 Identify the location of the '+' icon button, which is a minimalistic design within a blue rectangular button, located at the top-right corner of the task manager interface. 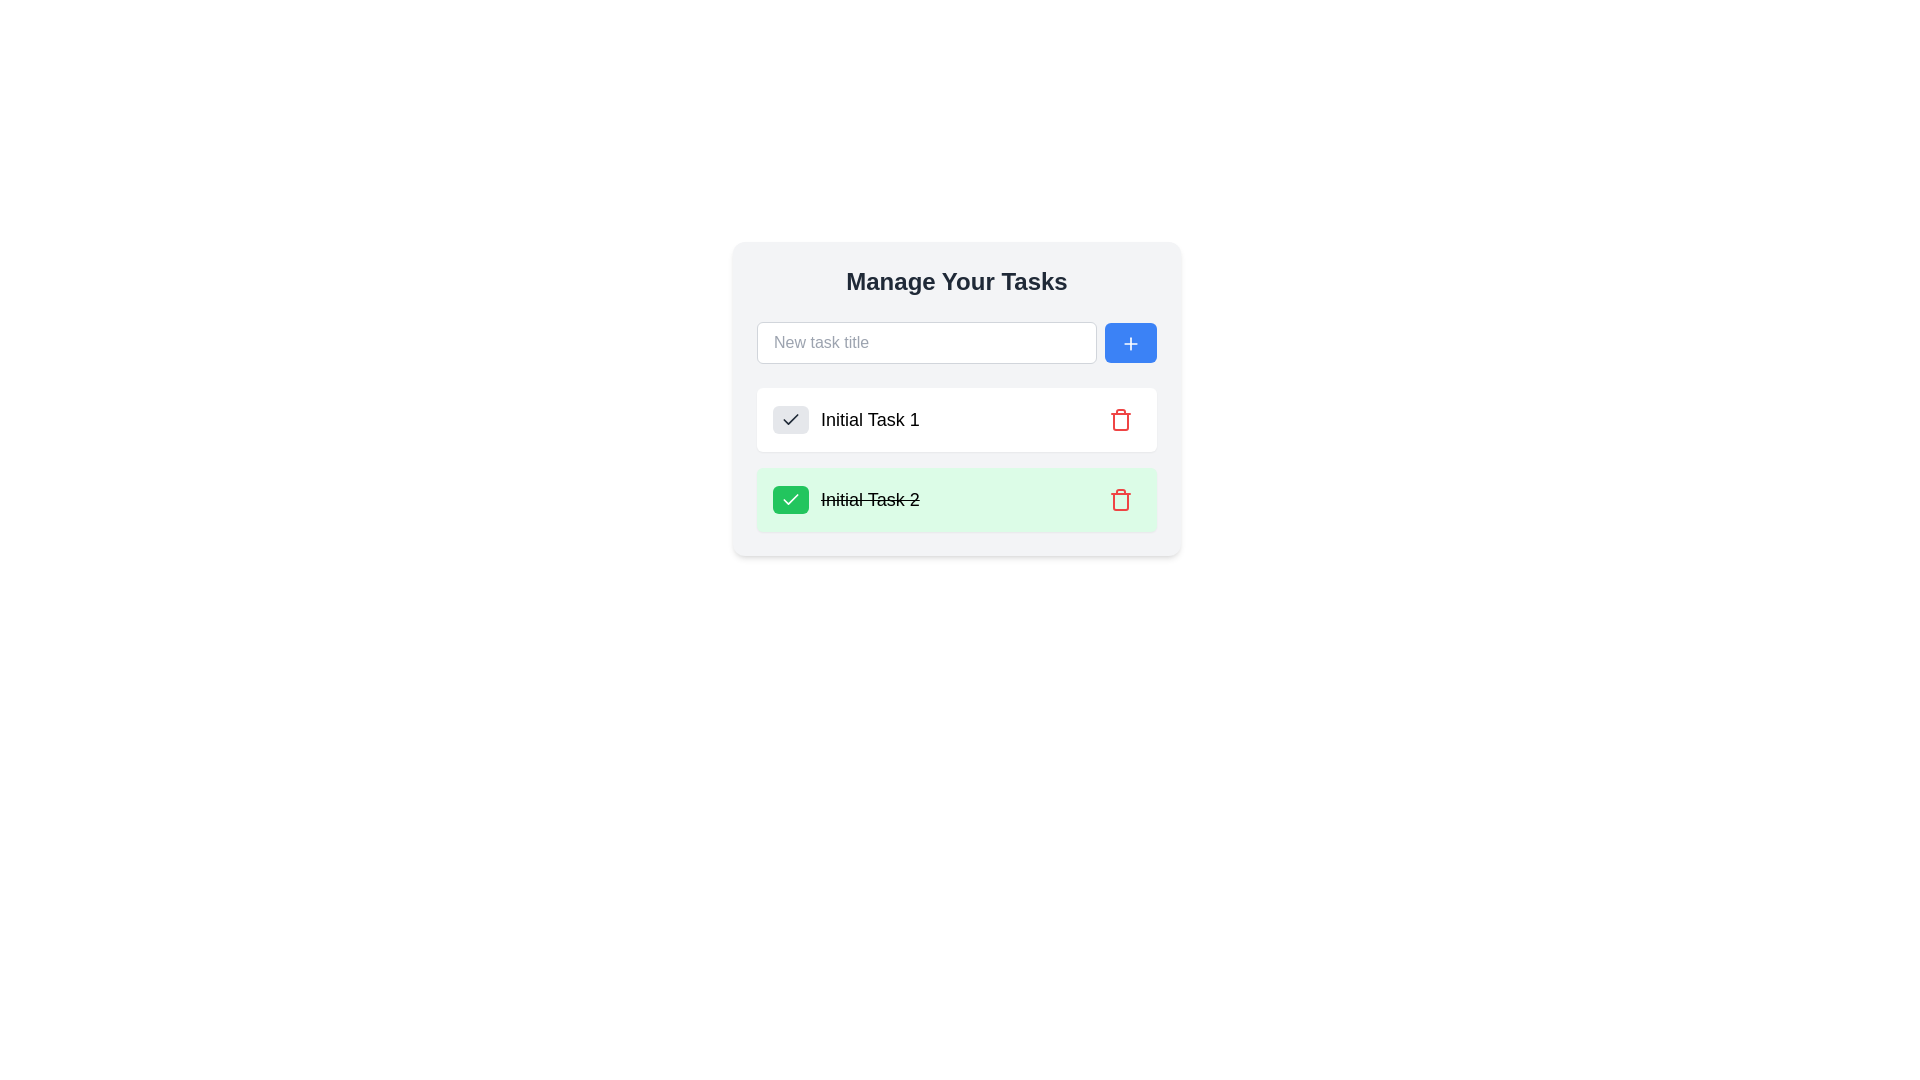
(1131, 342).